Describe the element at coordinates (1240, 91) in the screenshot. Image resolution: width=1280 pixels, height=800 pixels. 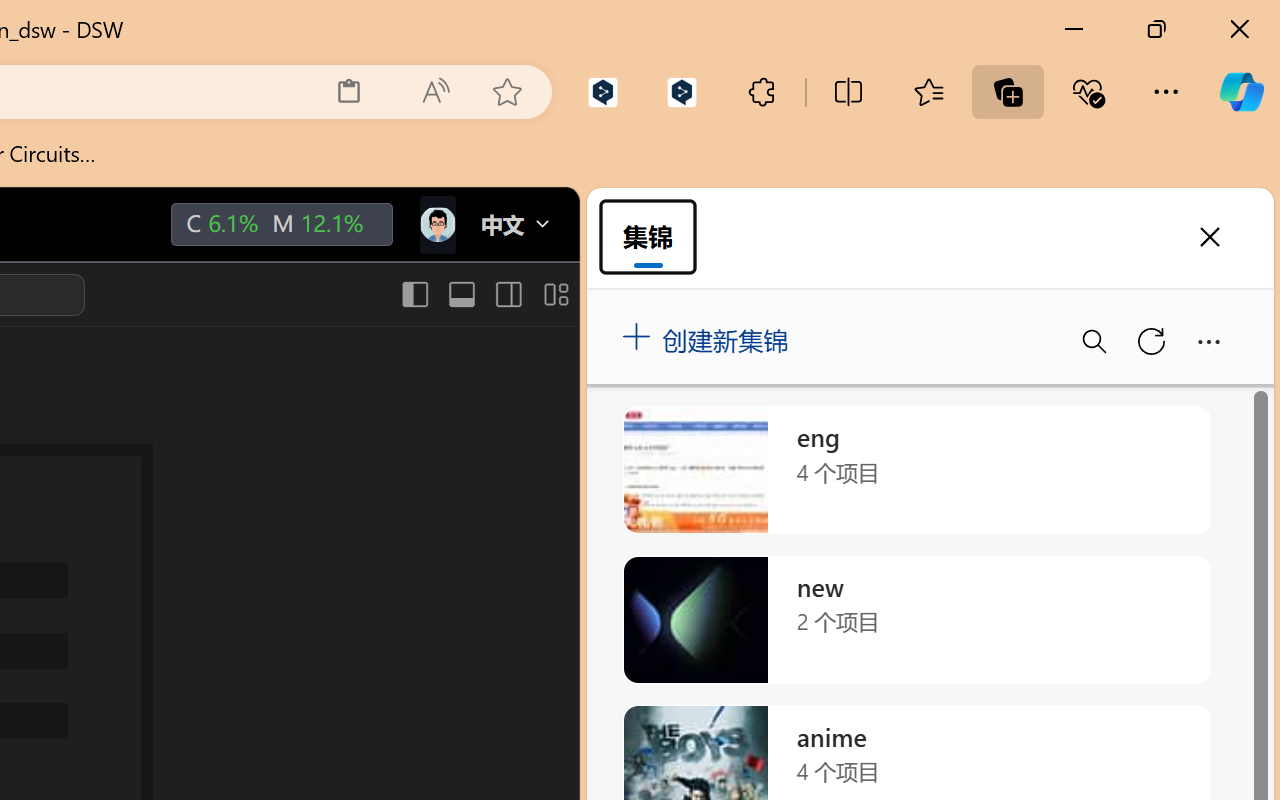
I see `'Copilot (Ctrl+Shift+.)'` at that location.